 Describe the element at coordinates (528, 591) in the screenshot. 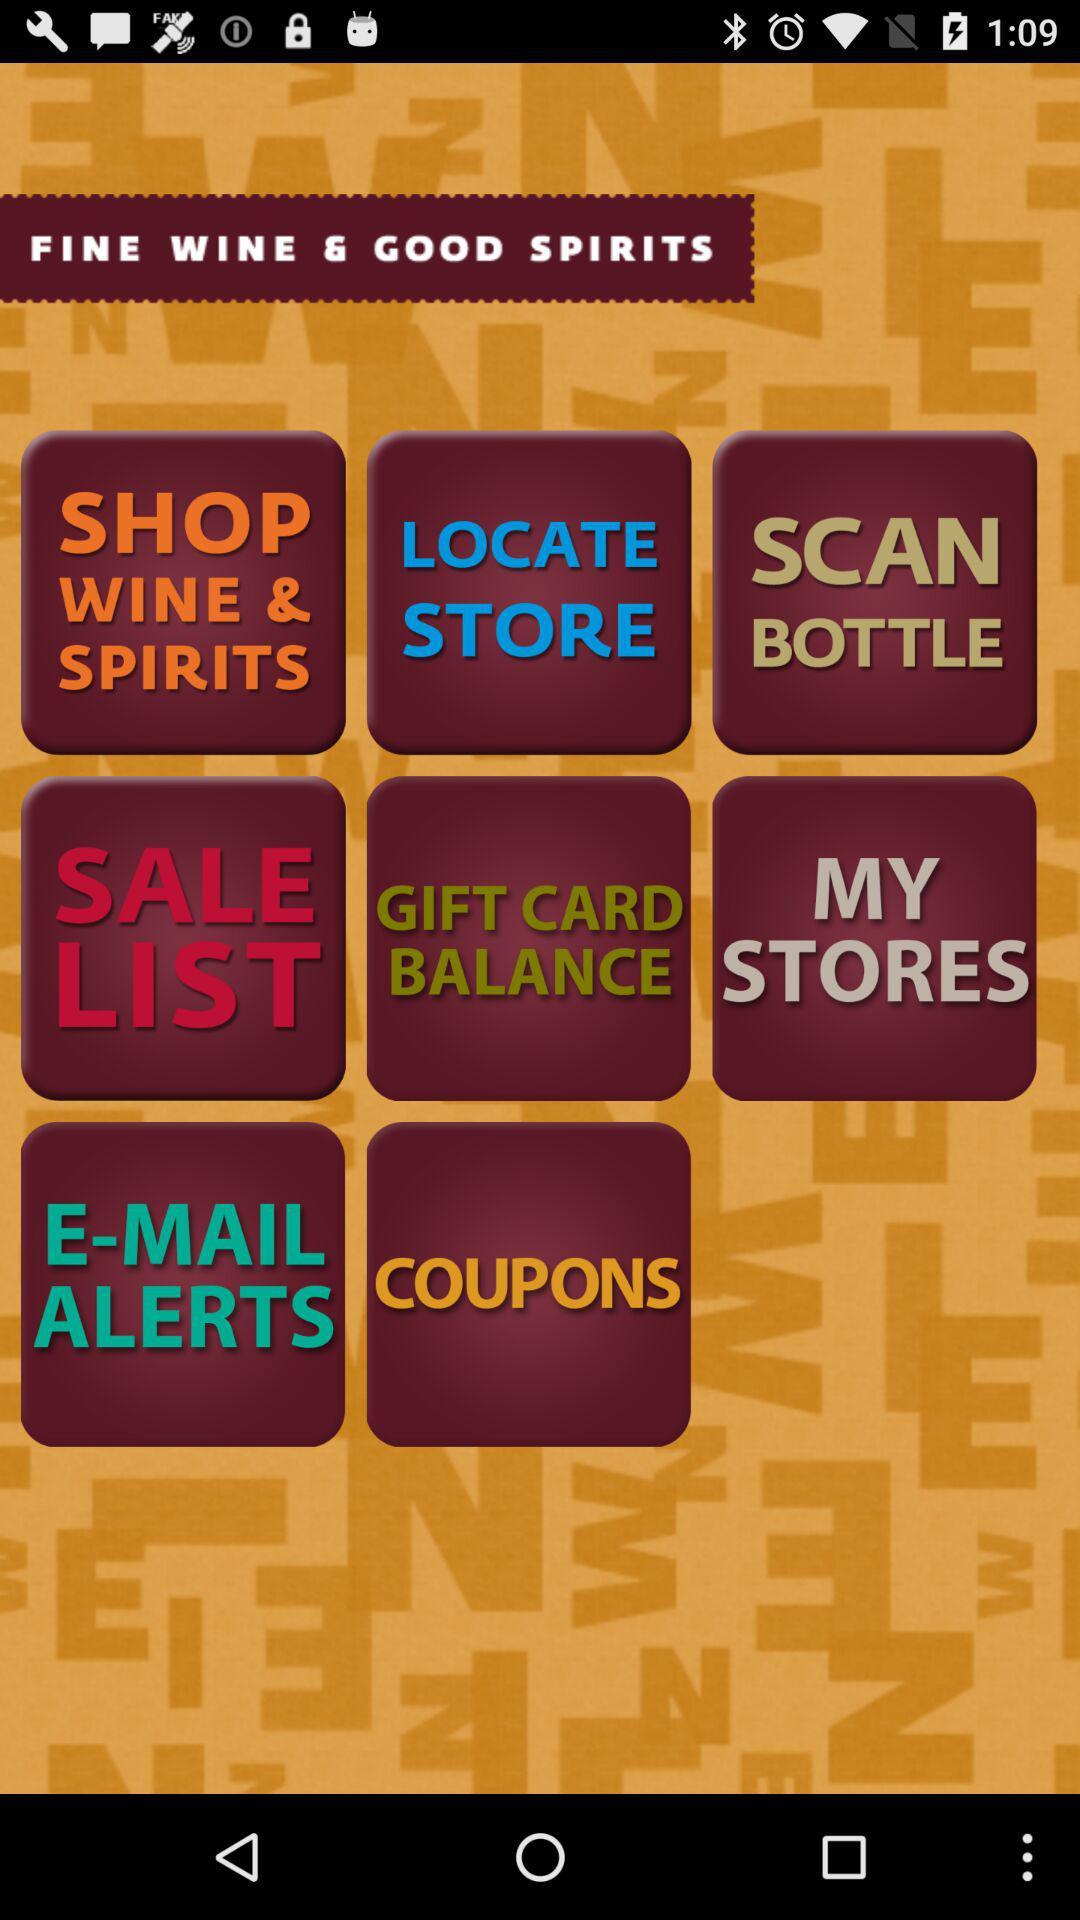

I see `location of stores` at that location.